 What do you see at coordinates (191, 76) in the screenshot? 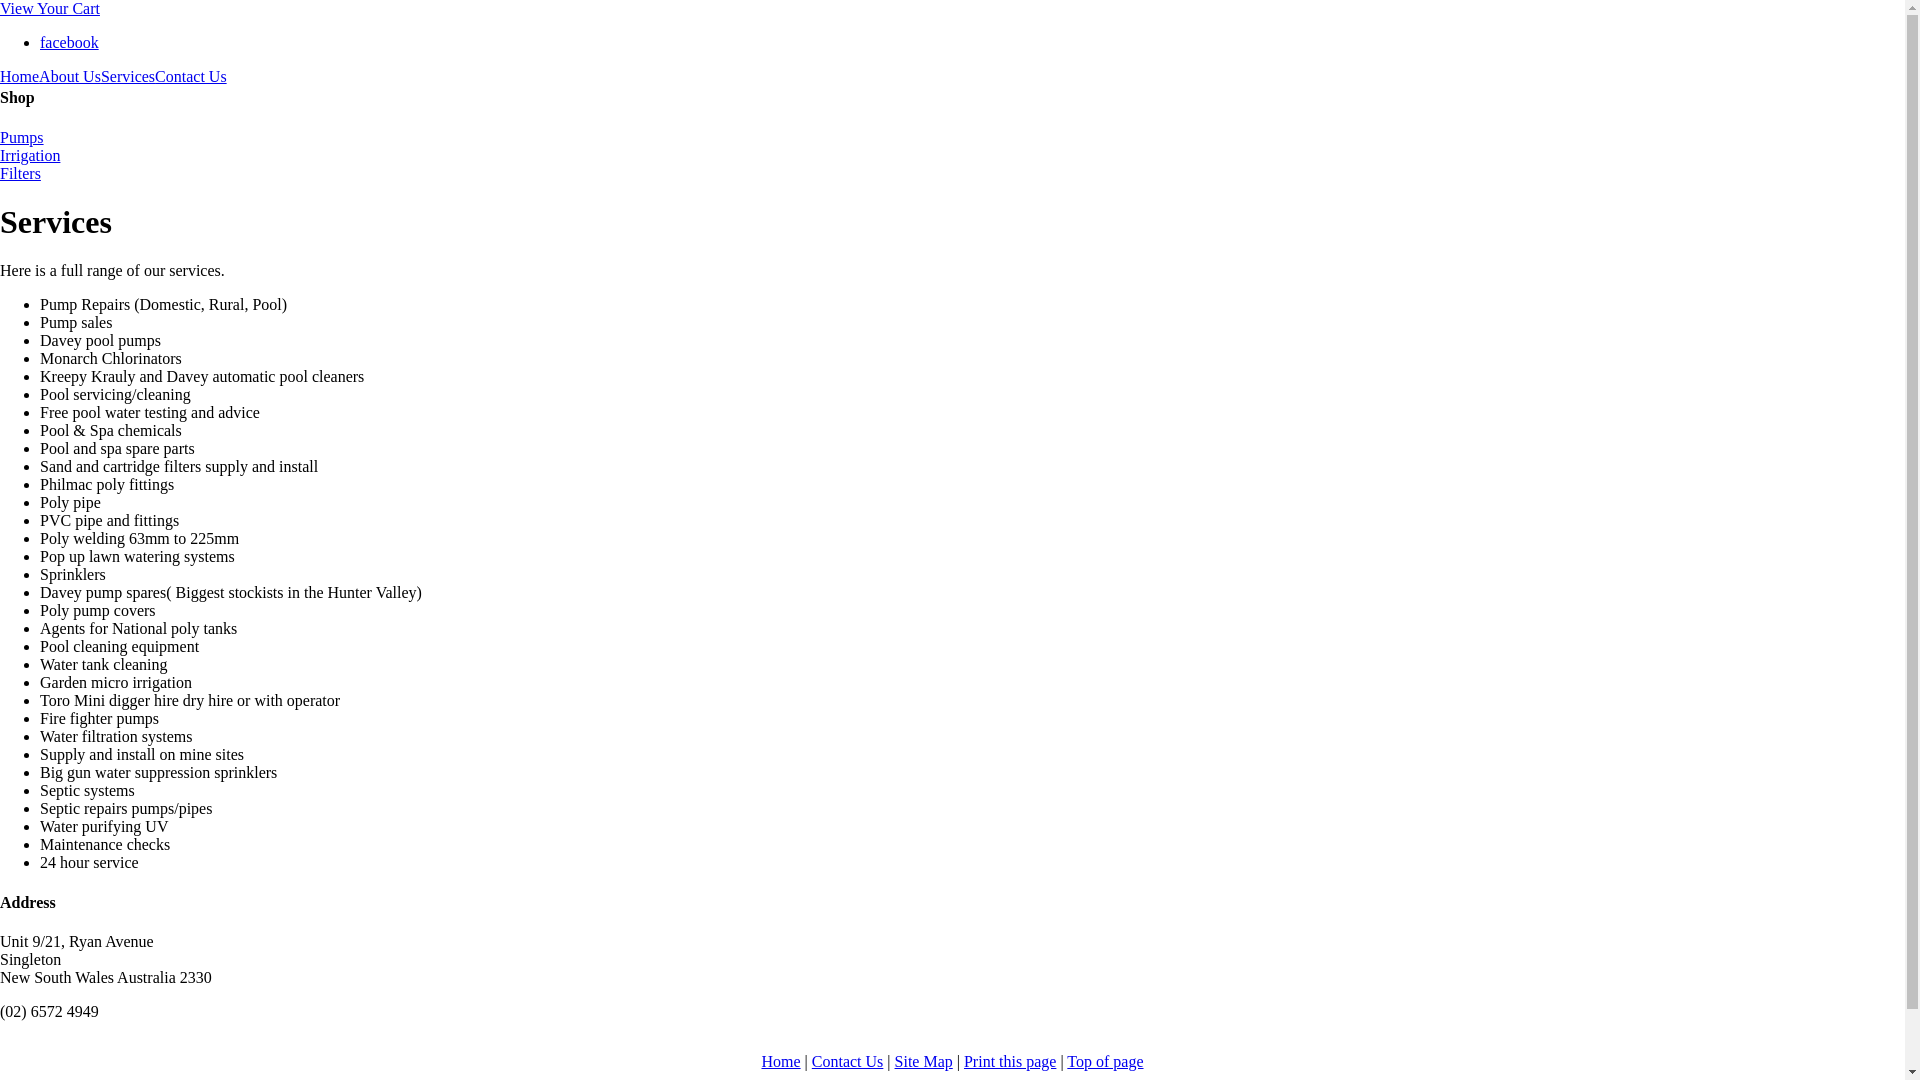
I see `'Contact Us'` at bounding box center [191, 76].